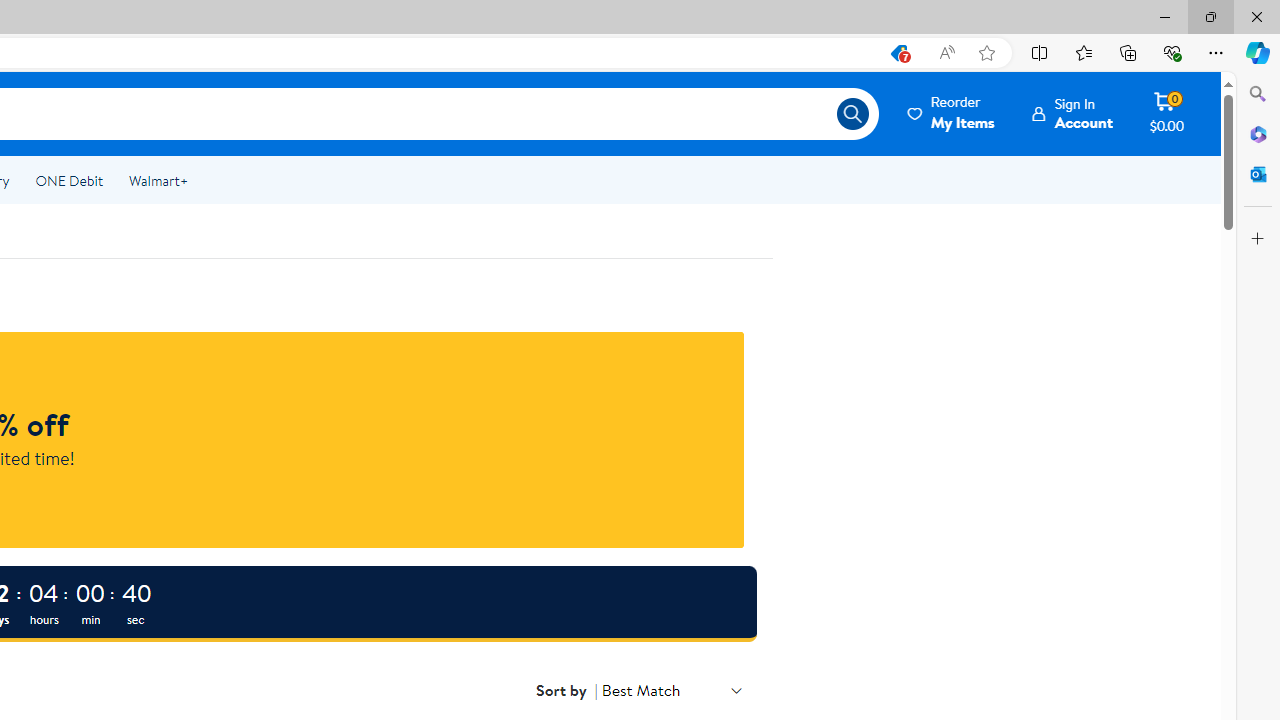 The height and width of the screenshot is (720, 1280). I want to click on 'Walmart+', so click(157, 181).